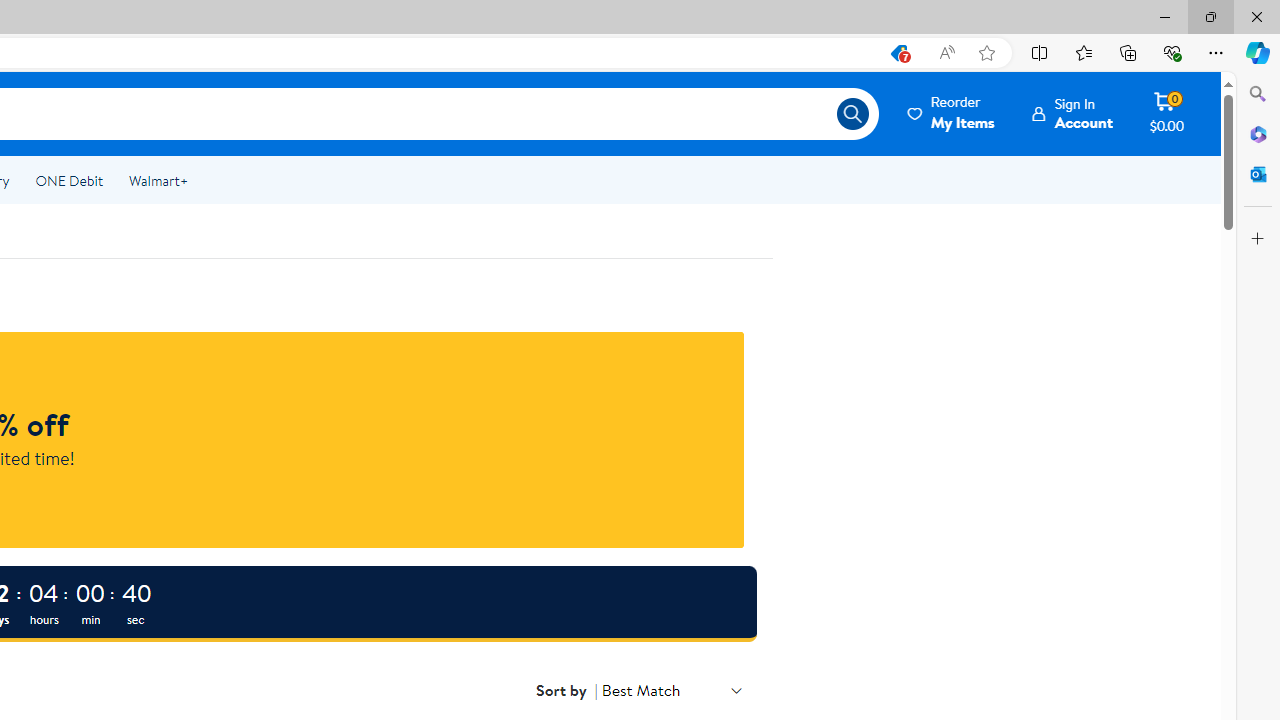 The height and width of the screenshot is (720, 1280). I want to click on 'Walmart+', so click(157, 181).